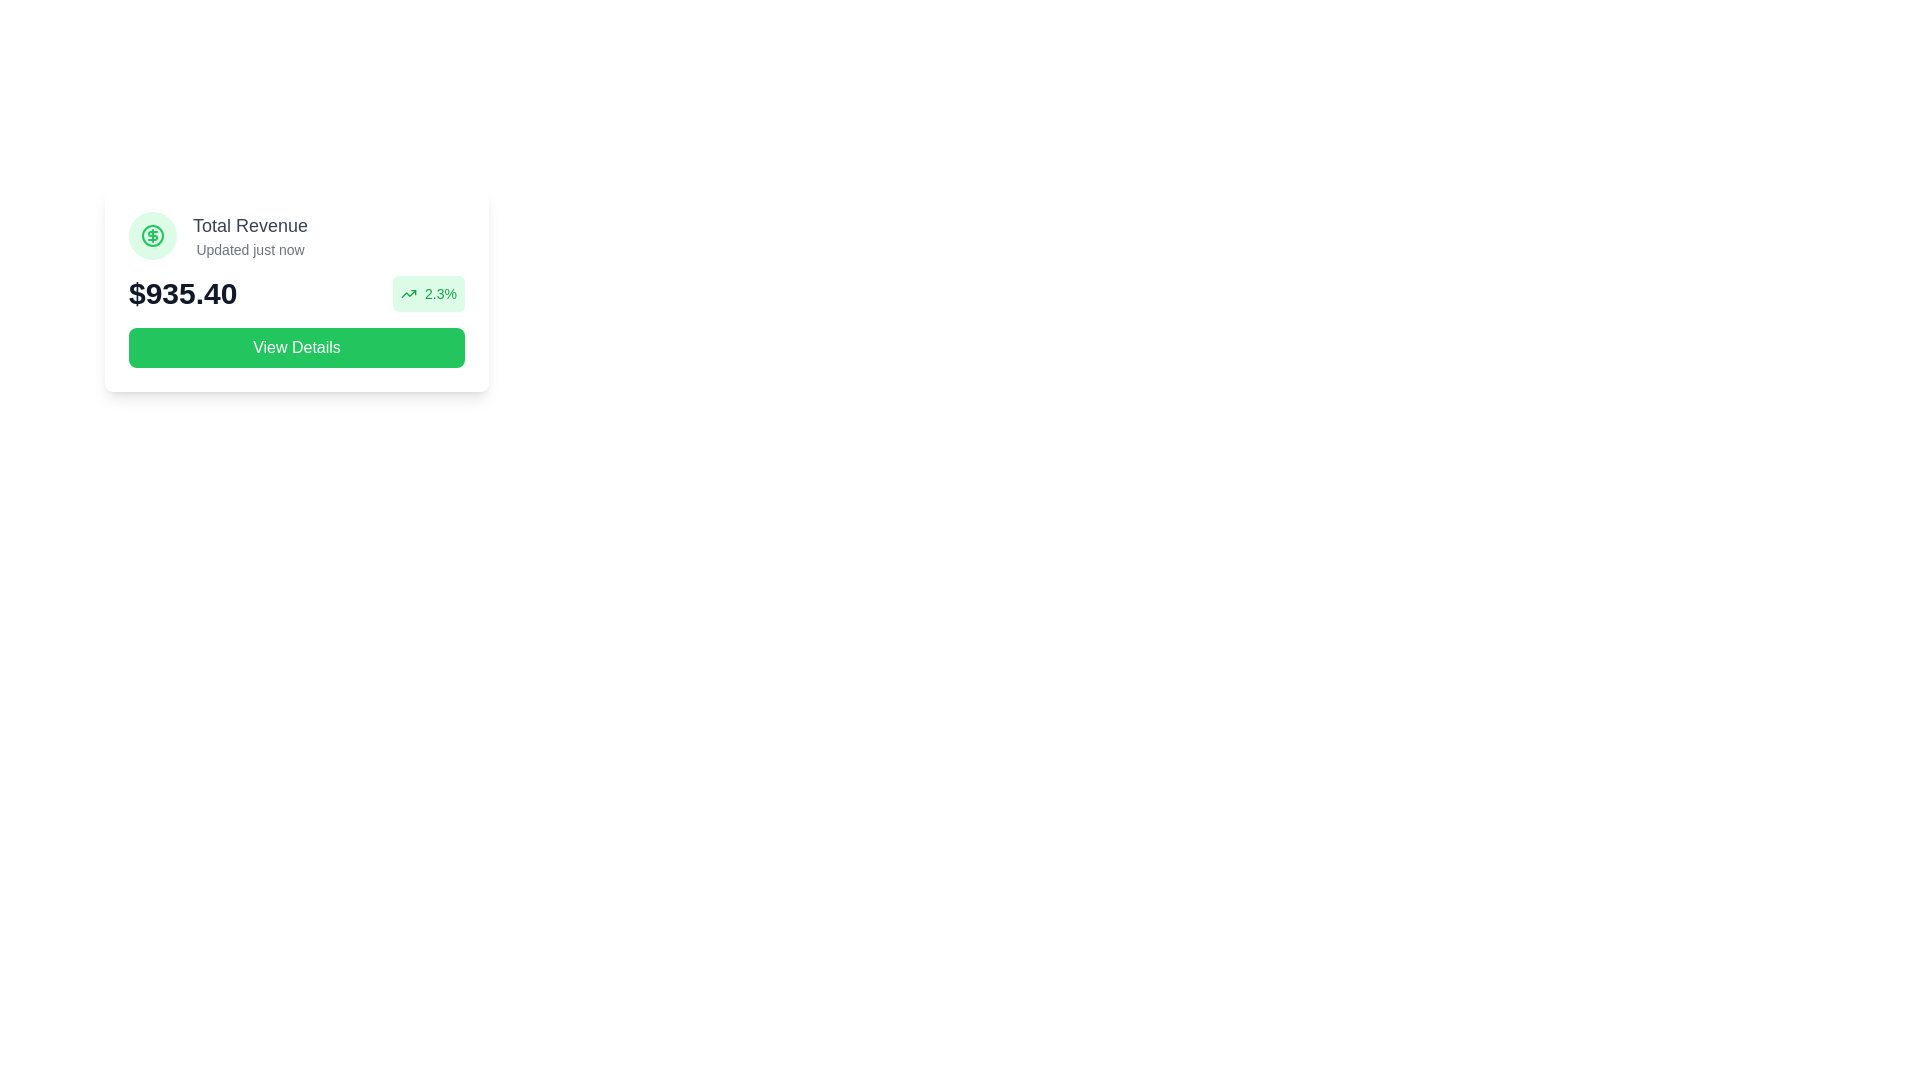  I want to click on the 'Total Revenue' text label which consists of two lines, with the top line in a larger, darker font and the bottom line in a smaller, lighter font, located in the top-left corner of the informational card, so click(249, 234).